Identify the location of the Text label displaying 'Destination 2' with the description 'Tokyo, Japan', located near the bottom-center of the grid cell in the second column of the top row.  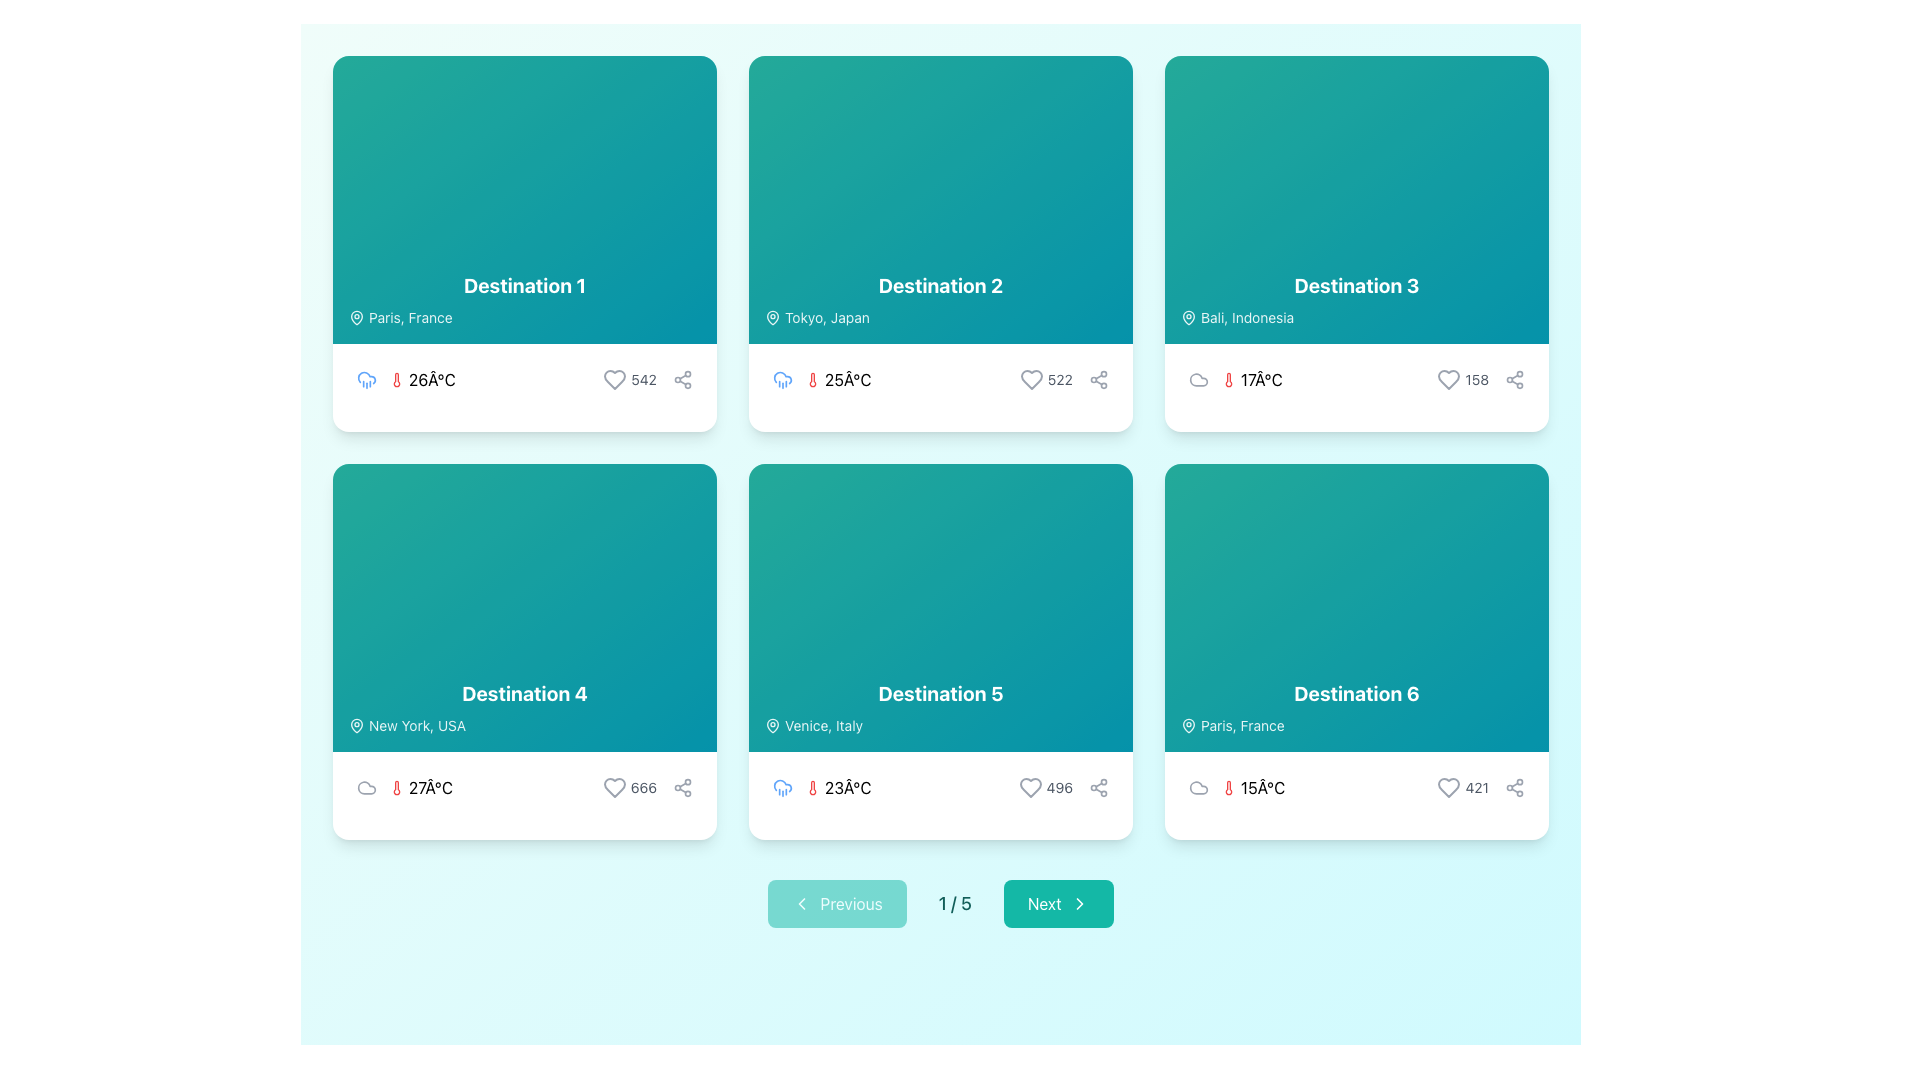
(939, 300).